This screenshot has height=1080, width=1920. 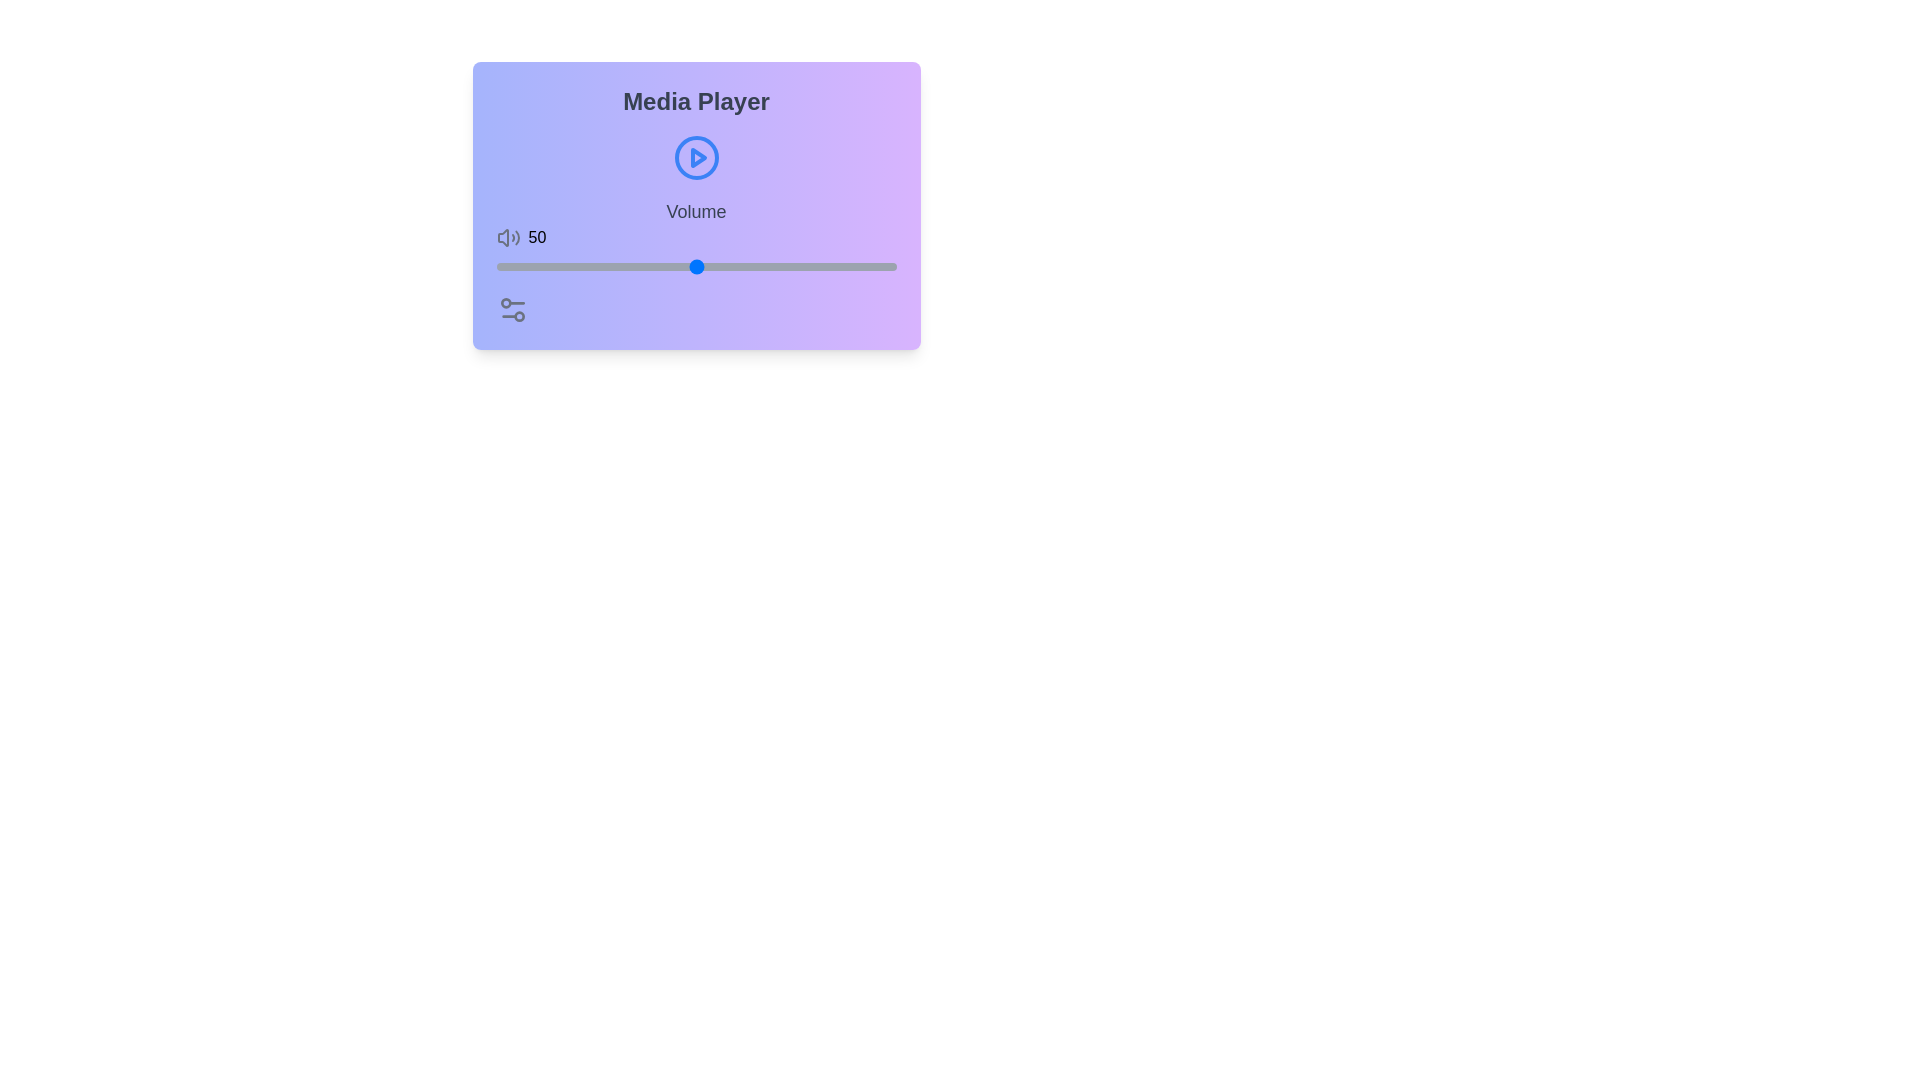 I want to click on the volume control icon, which resembles a speaker and is located to the left of the volume value ('50') in the top-left section of the media player interface, so click(x=503, y=237).